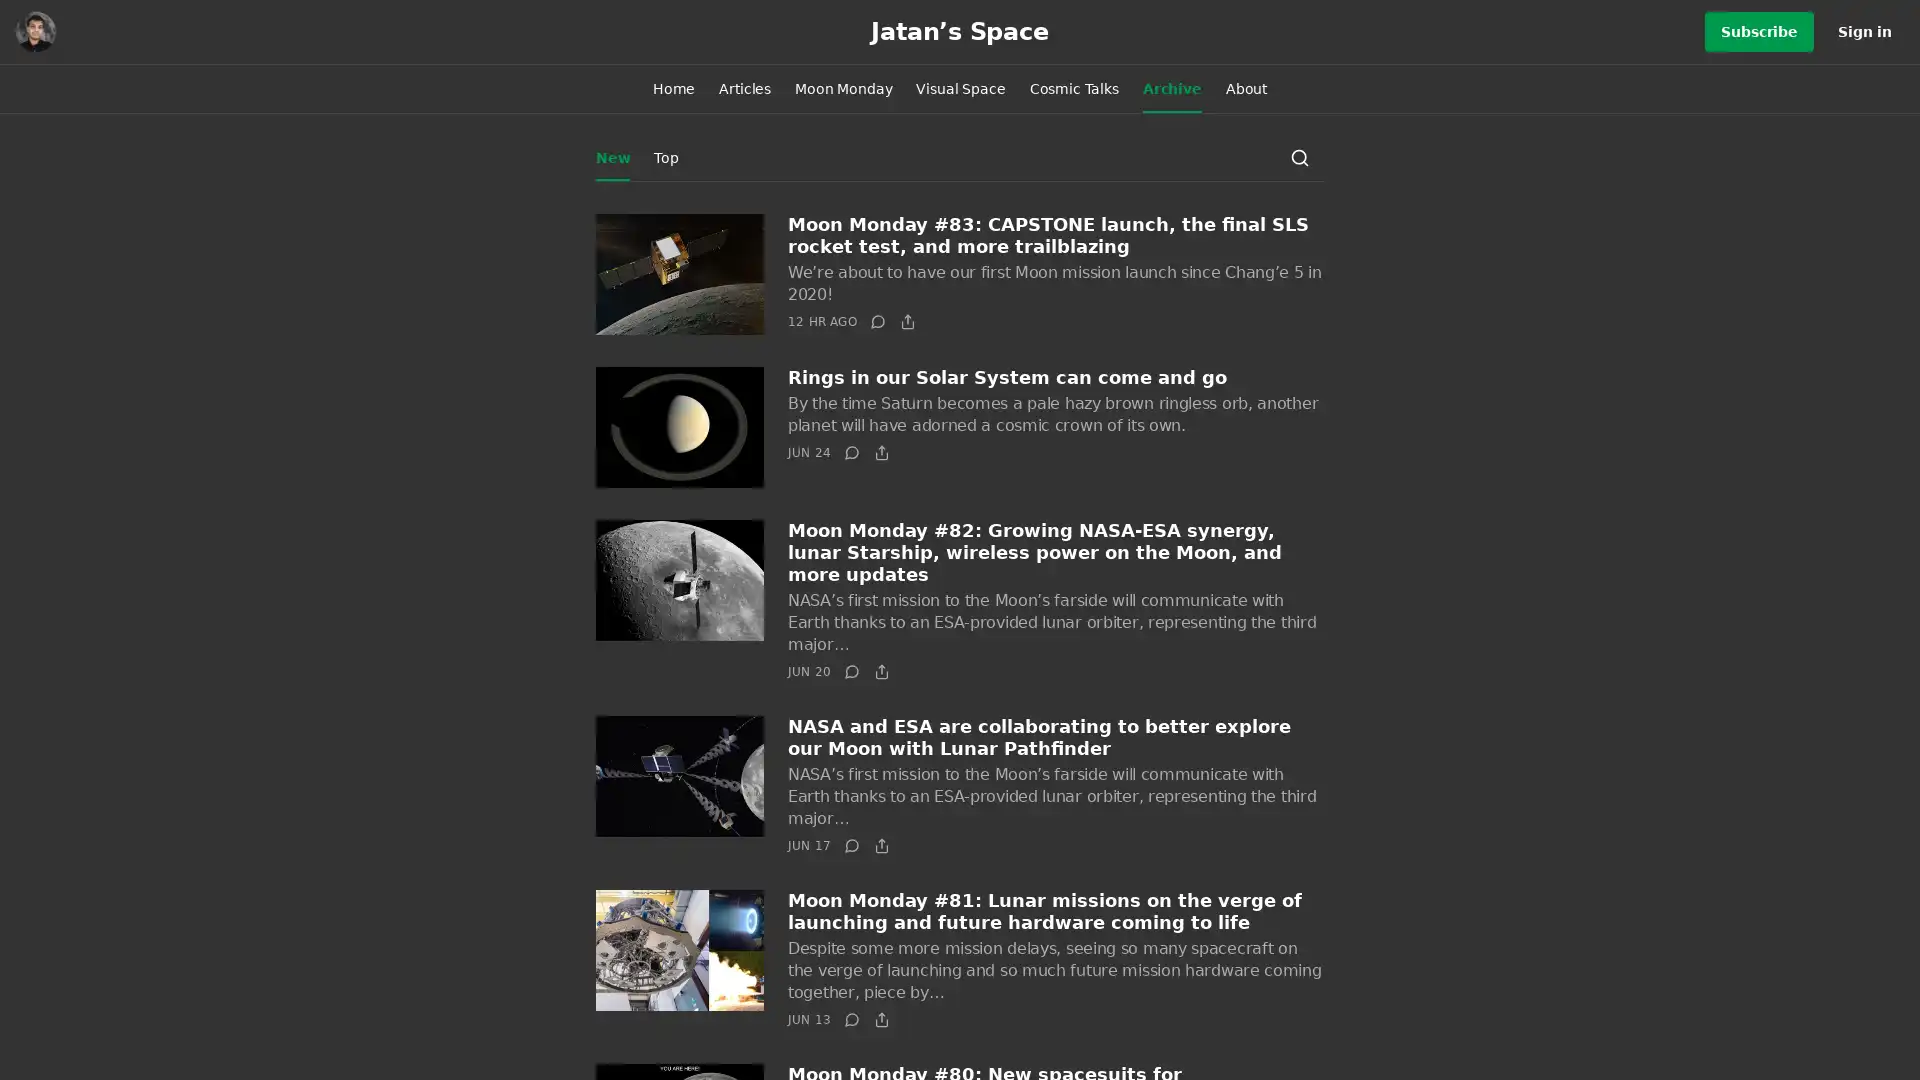 The height and width of the screenshot is (1080, 1920). I want to click on Archive, so click(1171, 87).